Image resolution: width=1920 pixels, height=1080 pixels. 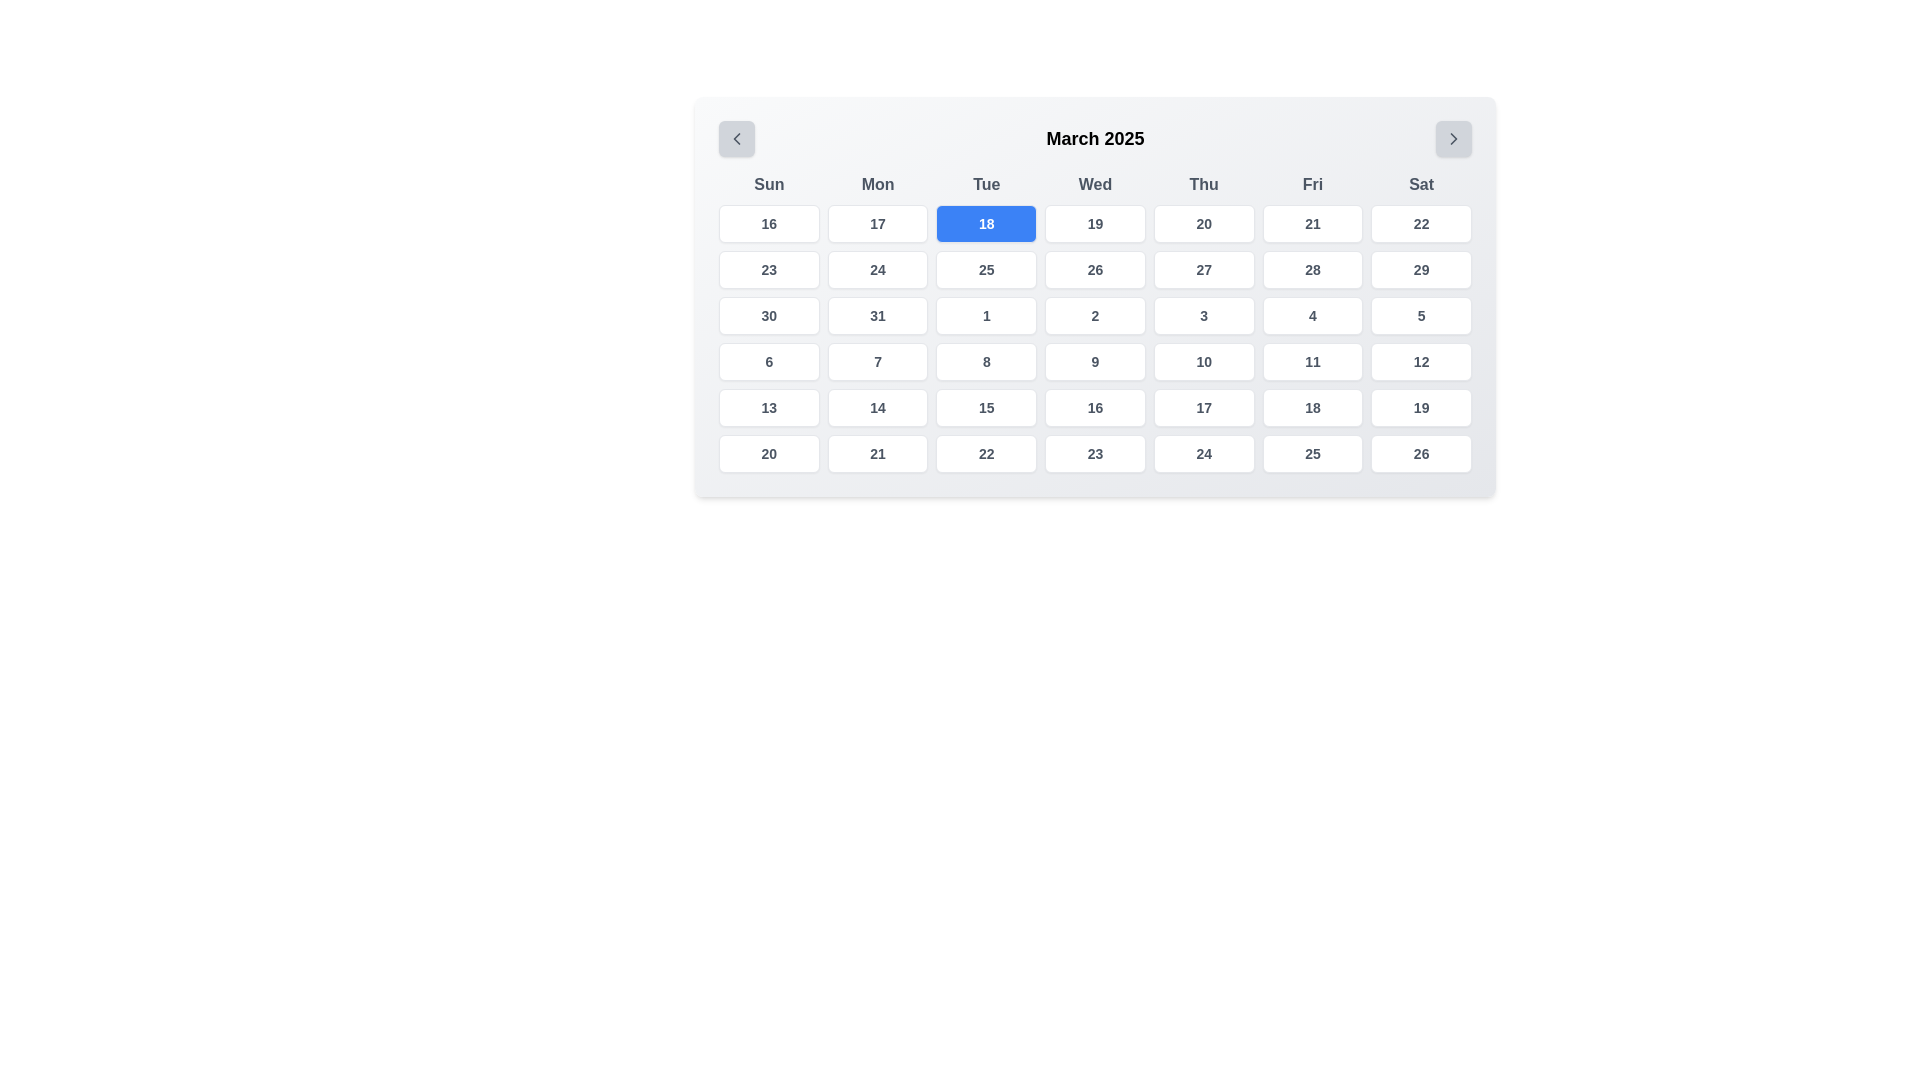 What do you see at coordinates (986, 362) in the screenshot?
I see `the button displaying the number '8' in the calendar grid, located in the sixth row and third column` at bounding box center [986, 362].